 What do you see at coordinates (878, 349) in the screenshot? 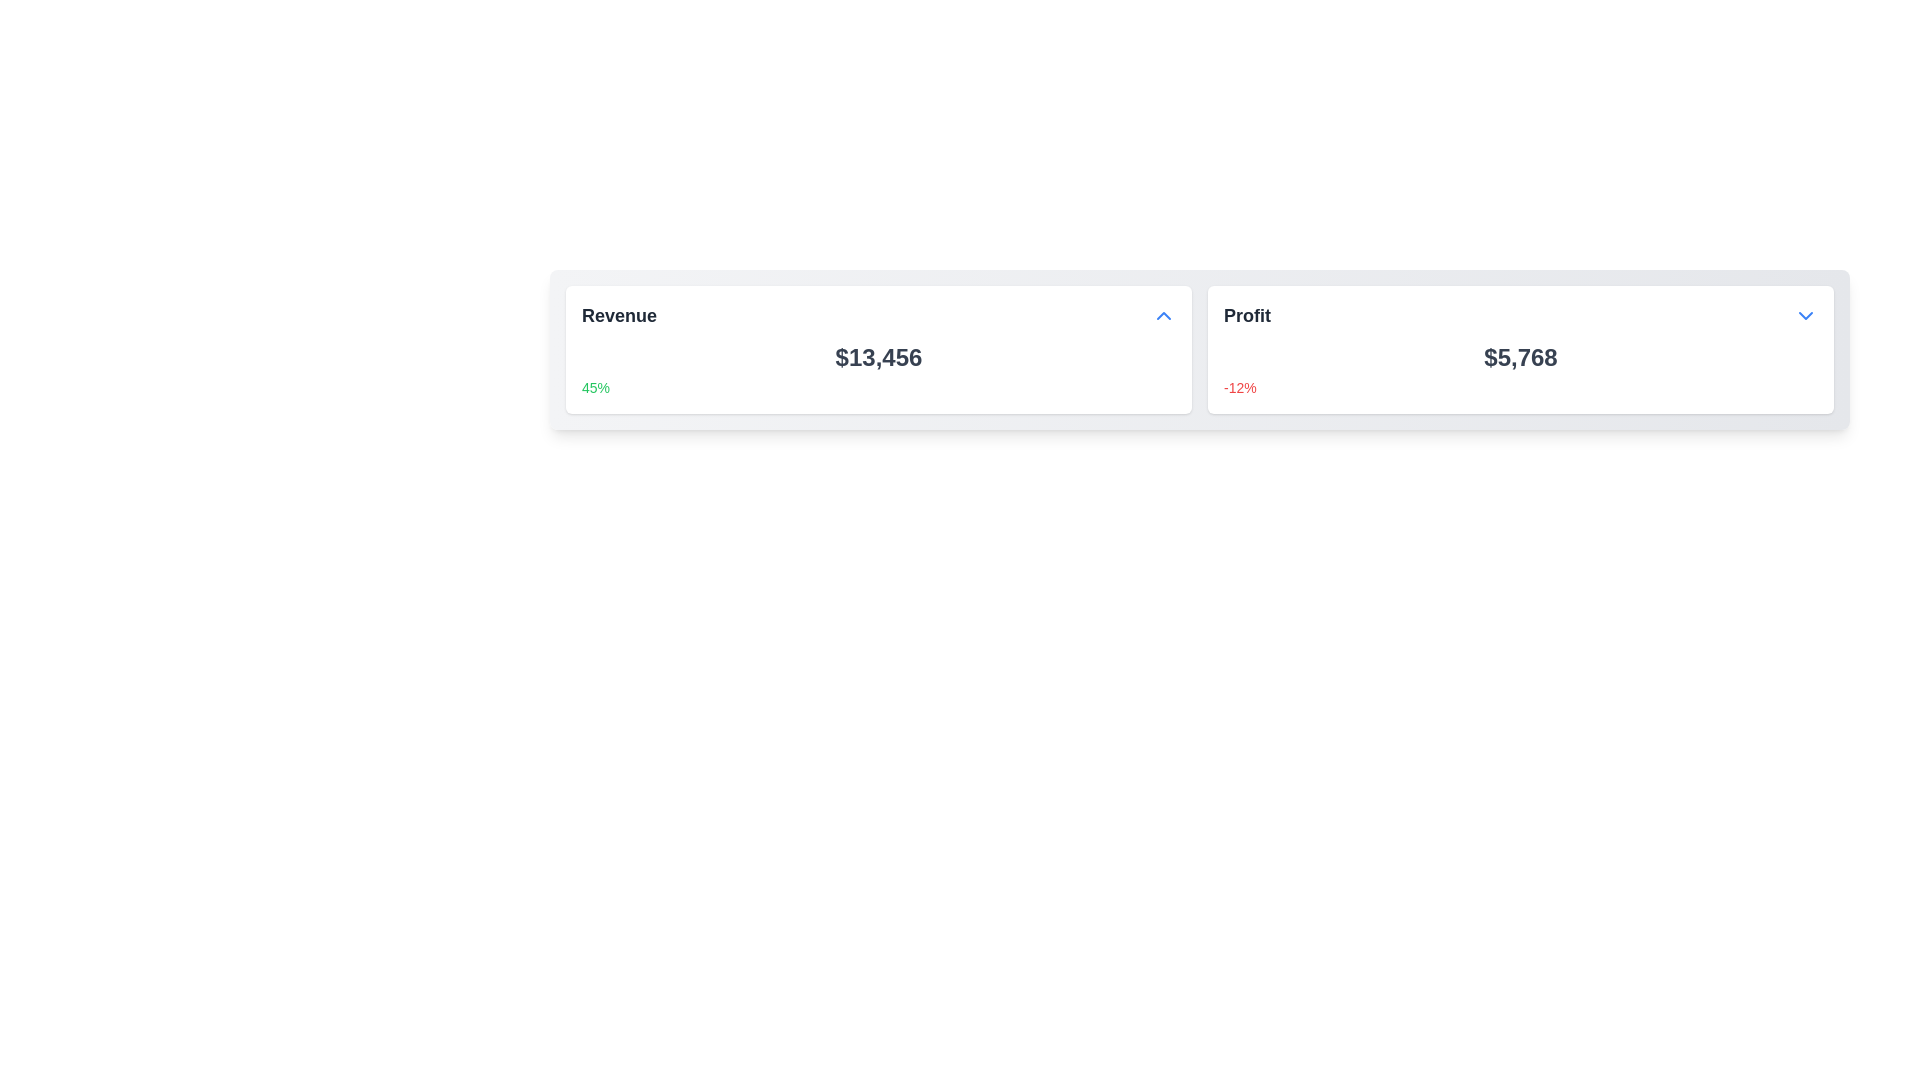
I see `the revenue summary card, which is the first card in a two-column grid layout displaying financial performance data` at bounding box center [878, 349].